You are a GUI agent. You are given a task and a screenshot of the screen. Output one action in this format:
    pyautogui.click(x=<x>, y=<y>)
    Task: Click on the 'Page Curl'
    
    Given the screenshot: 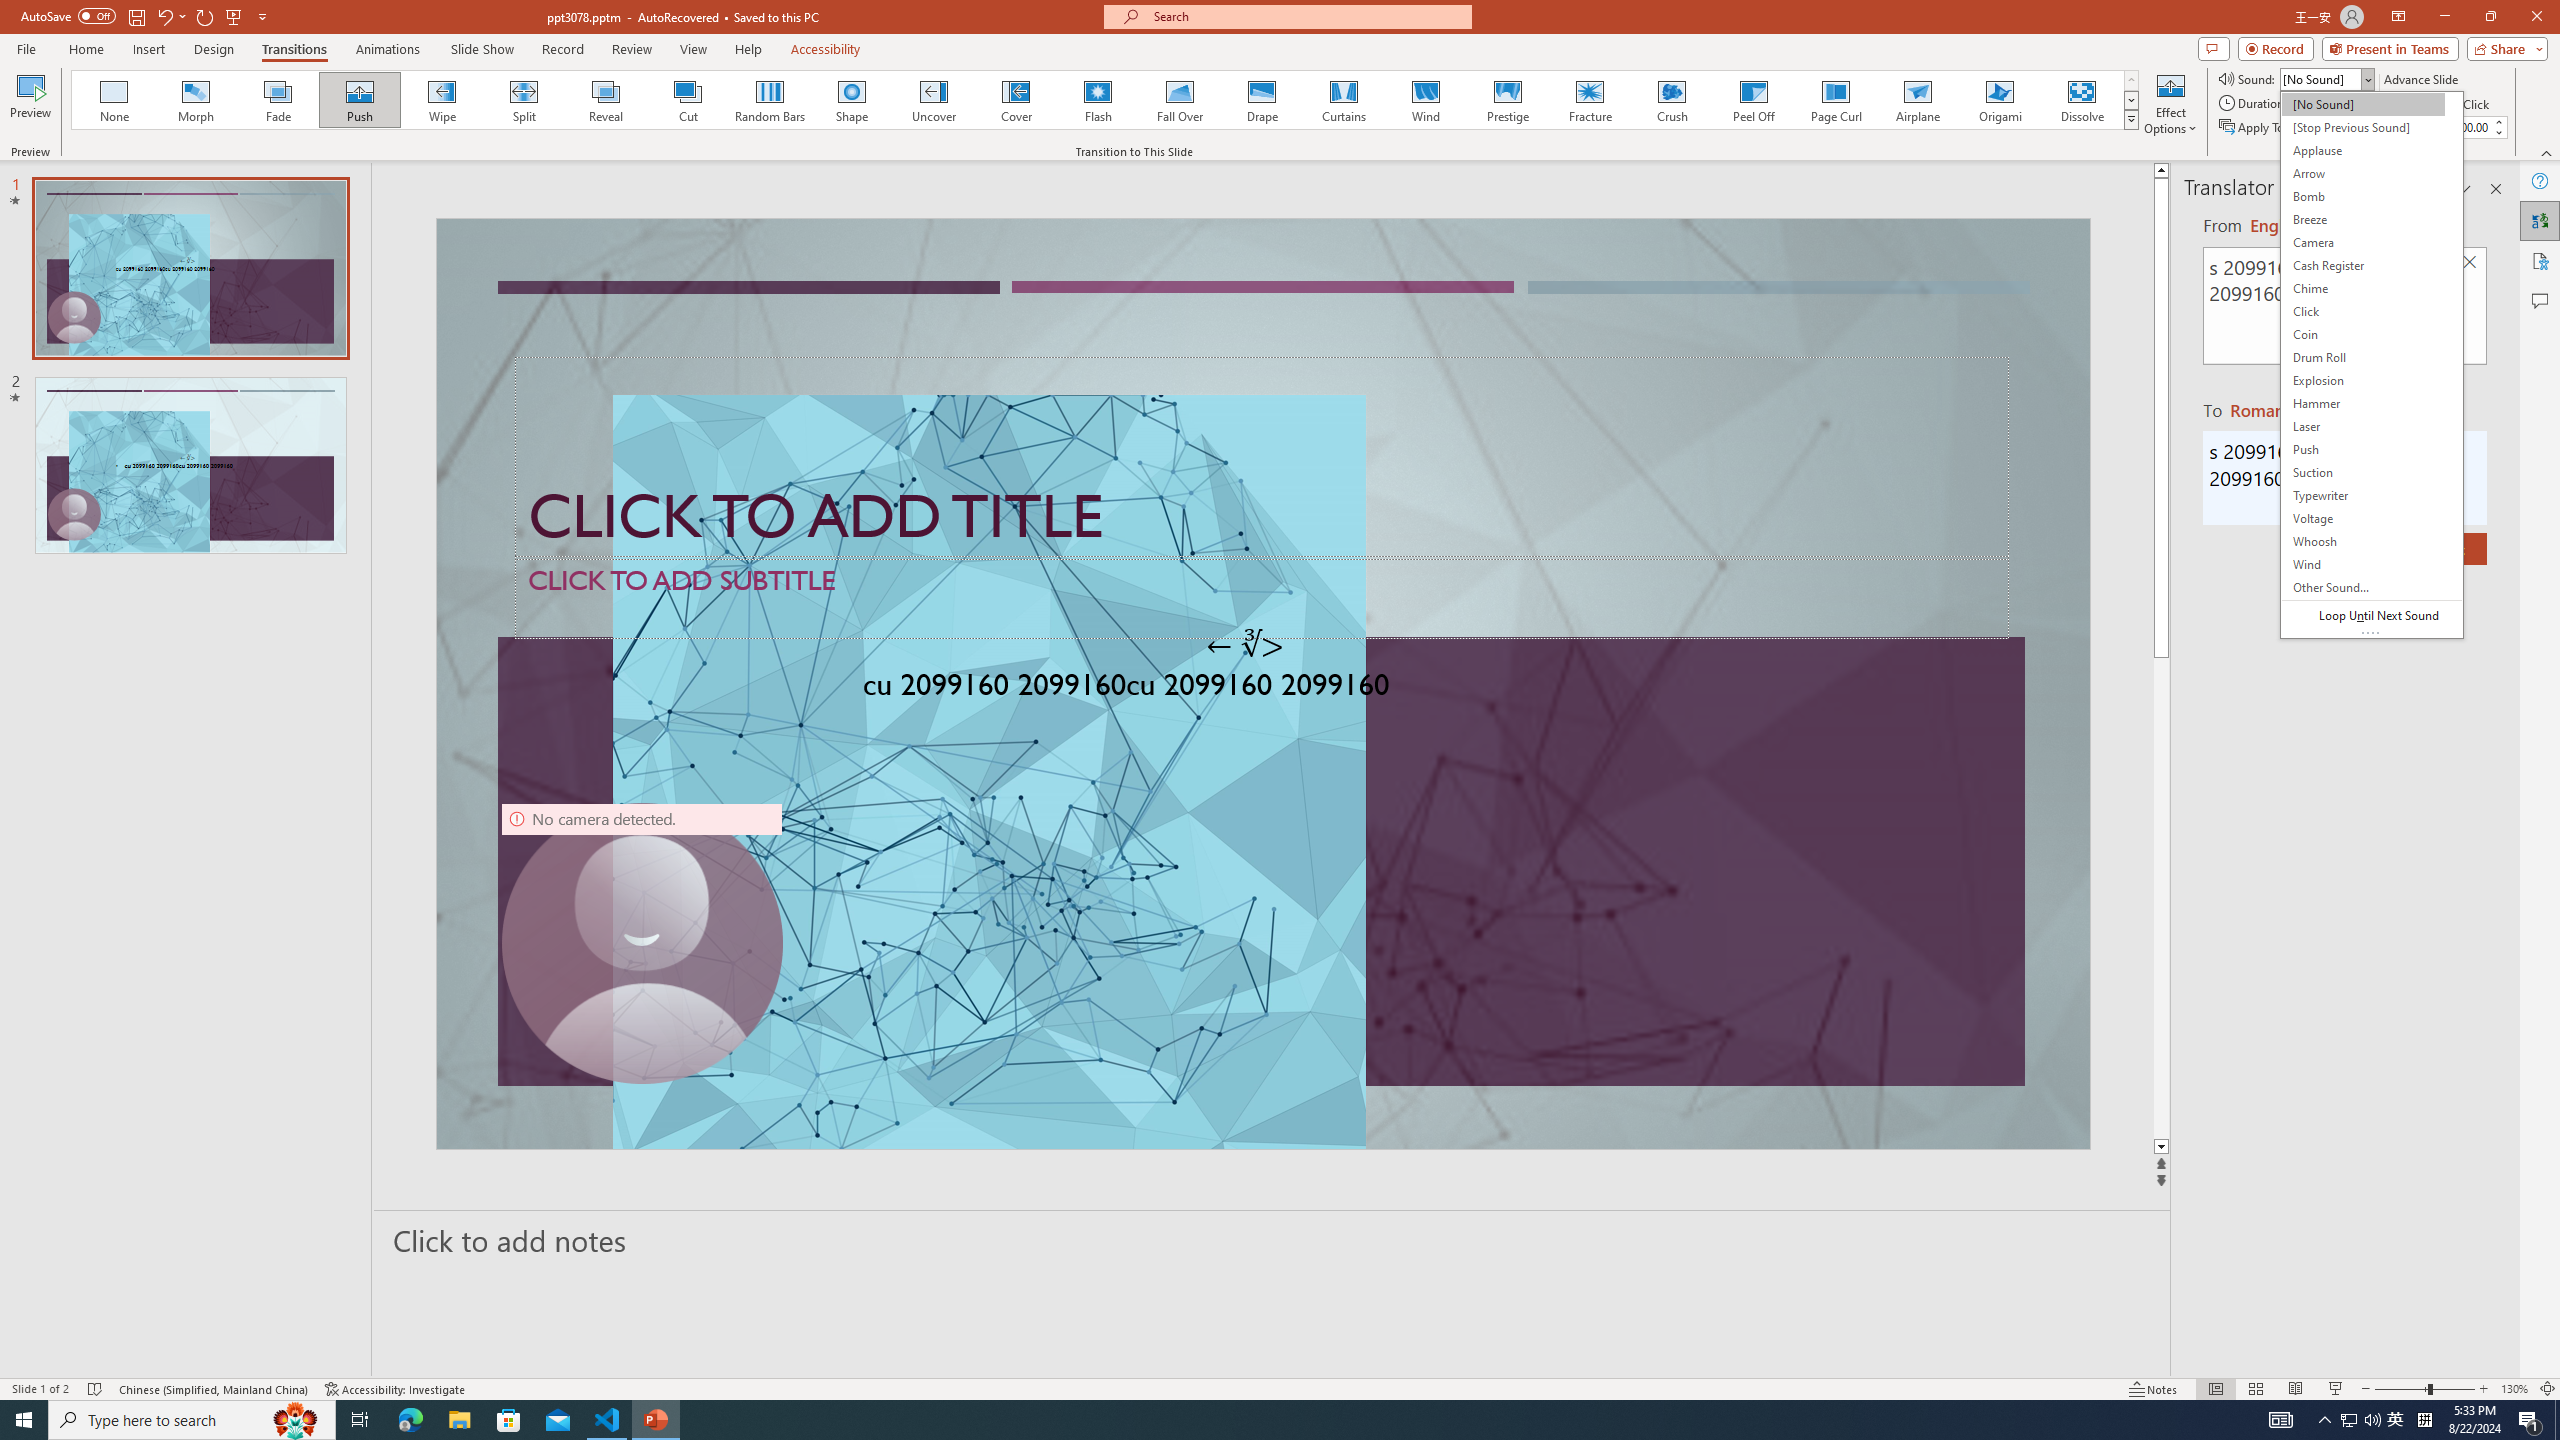 What is the action you would take?
    pyautogui.click(x=1834, y=99)
    